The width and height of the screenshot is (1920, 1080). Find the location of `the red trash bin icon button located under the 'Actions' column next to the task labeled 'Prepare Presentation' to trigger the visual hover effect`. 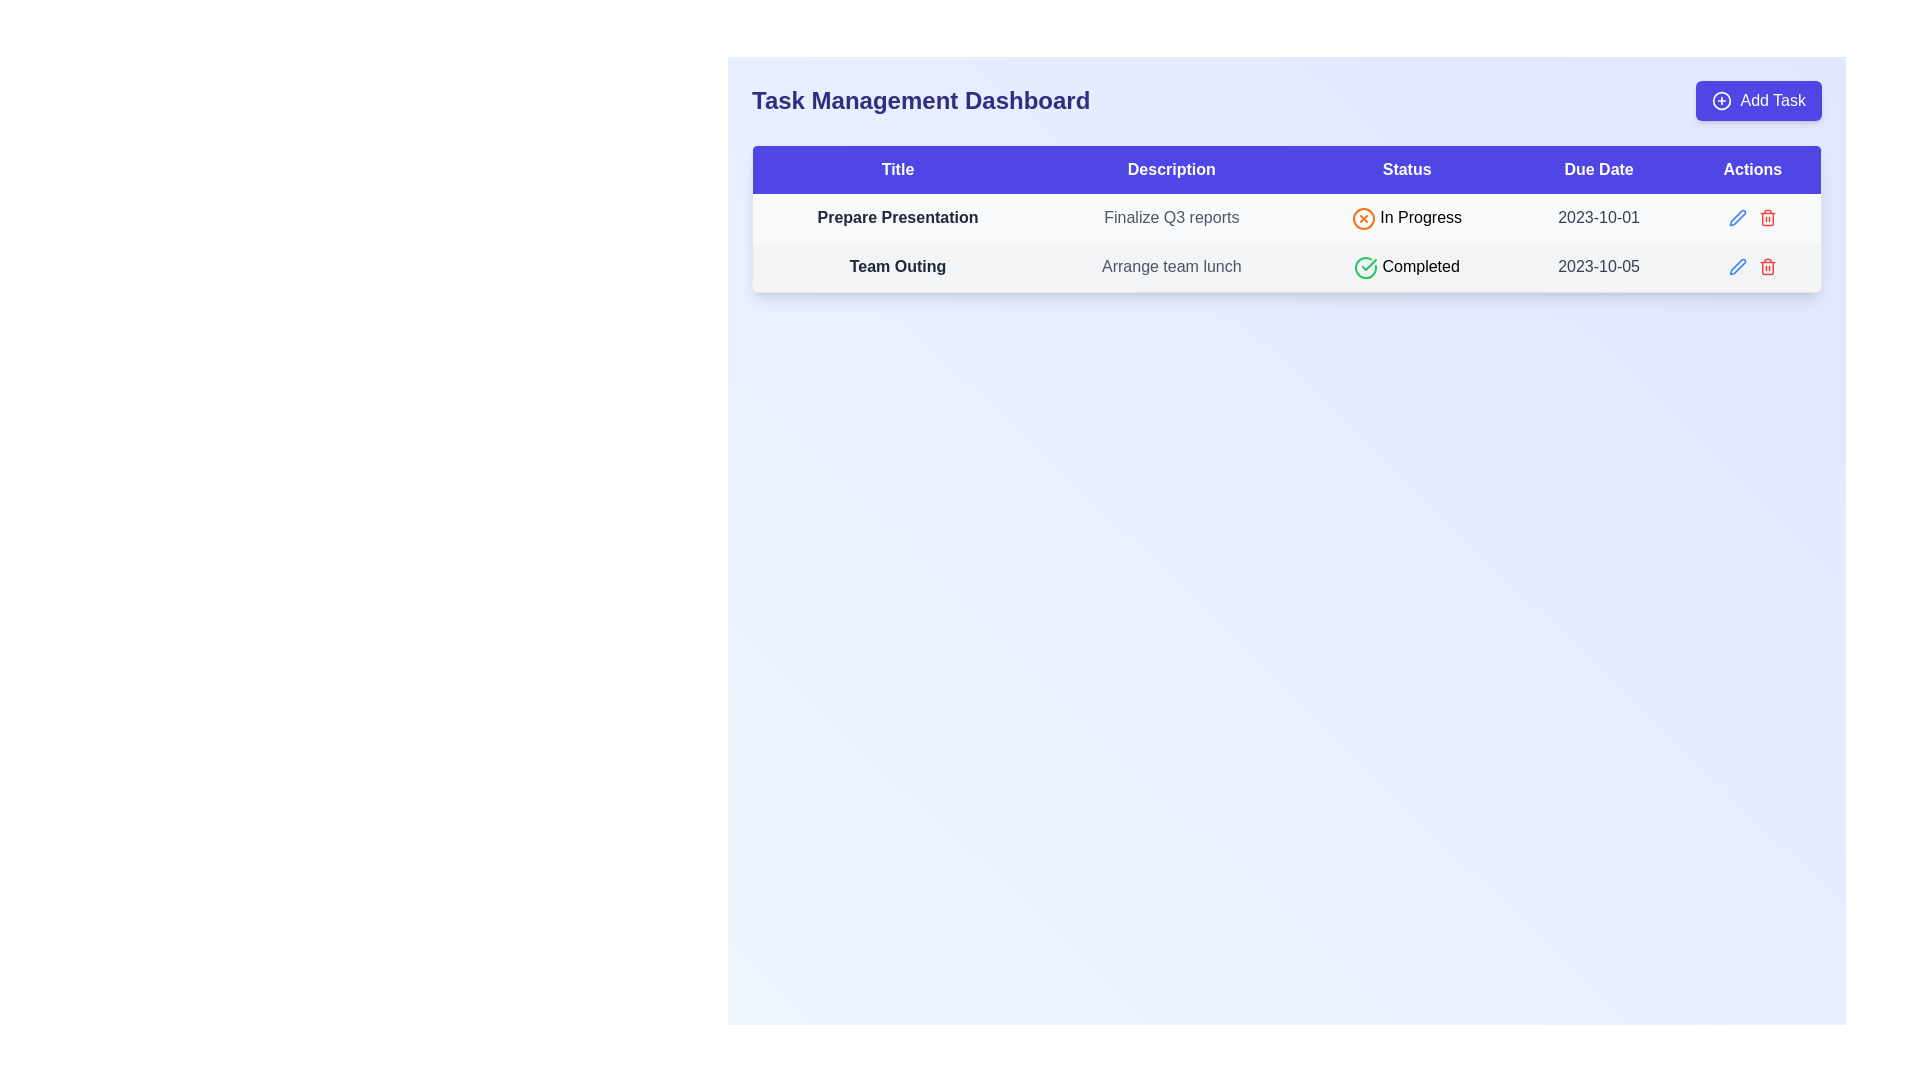

the red trash bin icon button located under the 'Actions' column next to the task labeled 'Prepare Presentation' to trigger the visual hover effect is located at coordinates (1767, 266).